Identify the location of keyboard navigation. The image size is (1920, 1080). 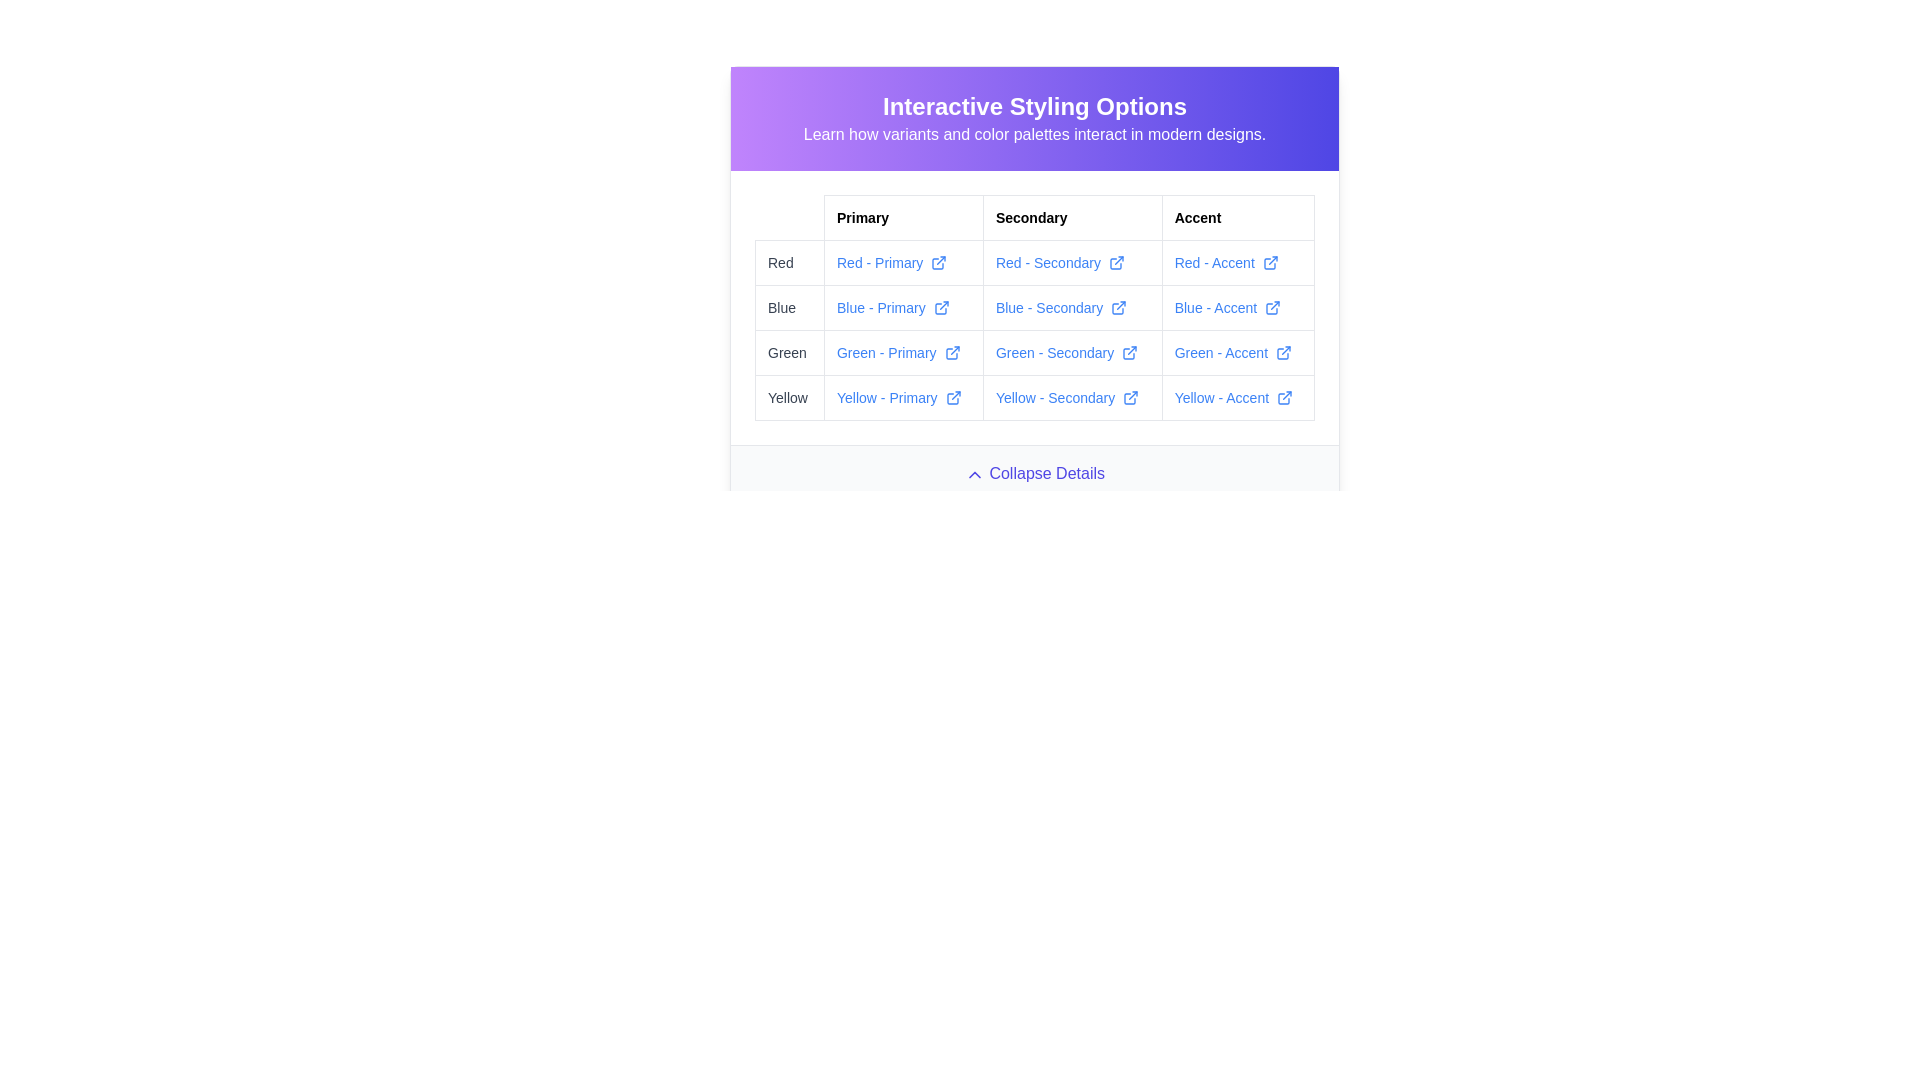
(940, 308).